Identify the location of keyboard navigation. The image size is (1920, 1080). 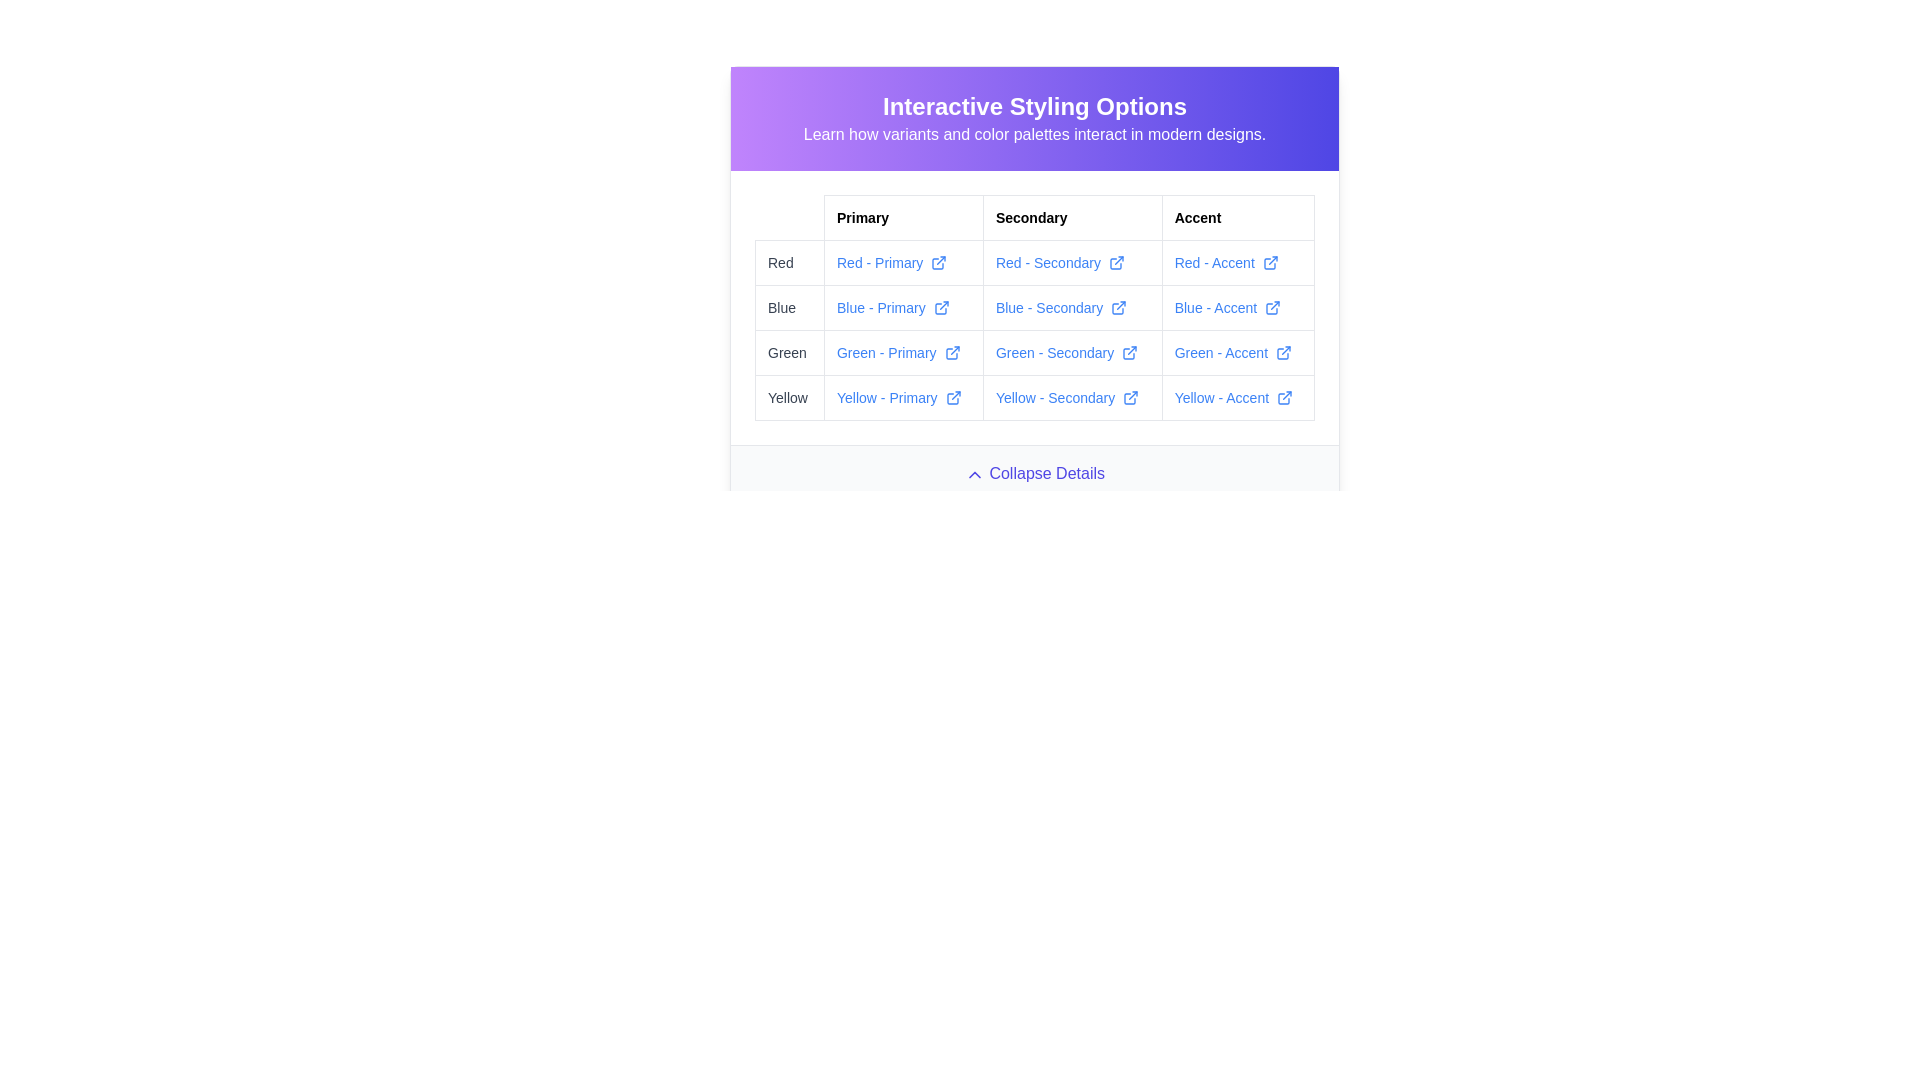
(940, 308).